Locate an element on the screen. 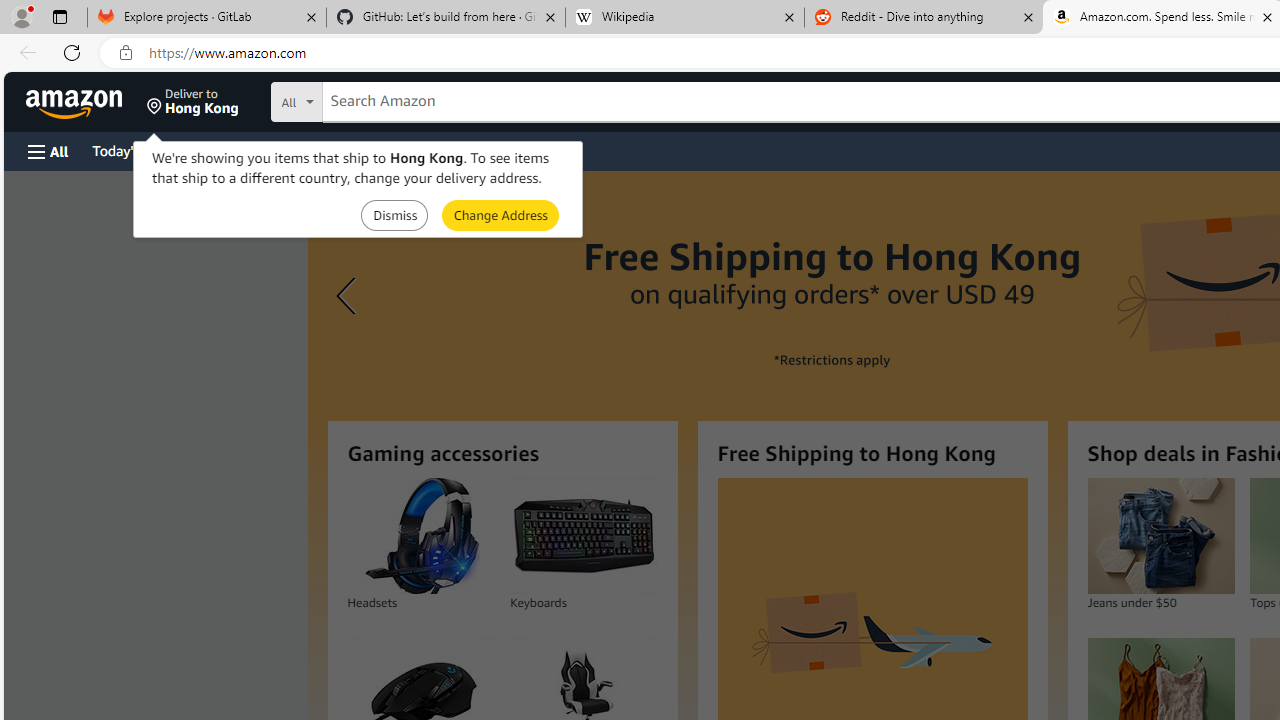  'Keyboards' is located at coordinates (583, 535).